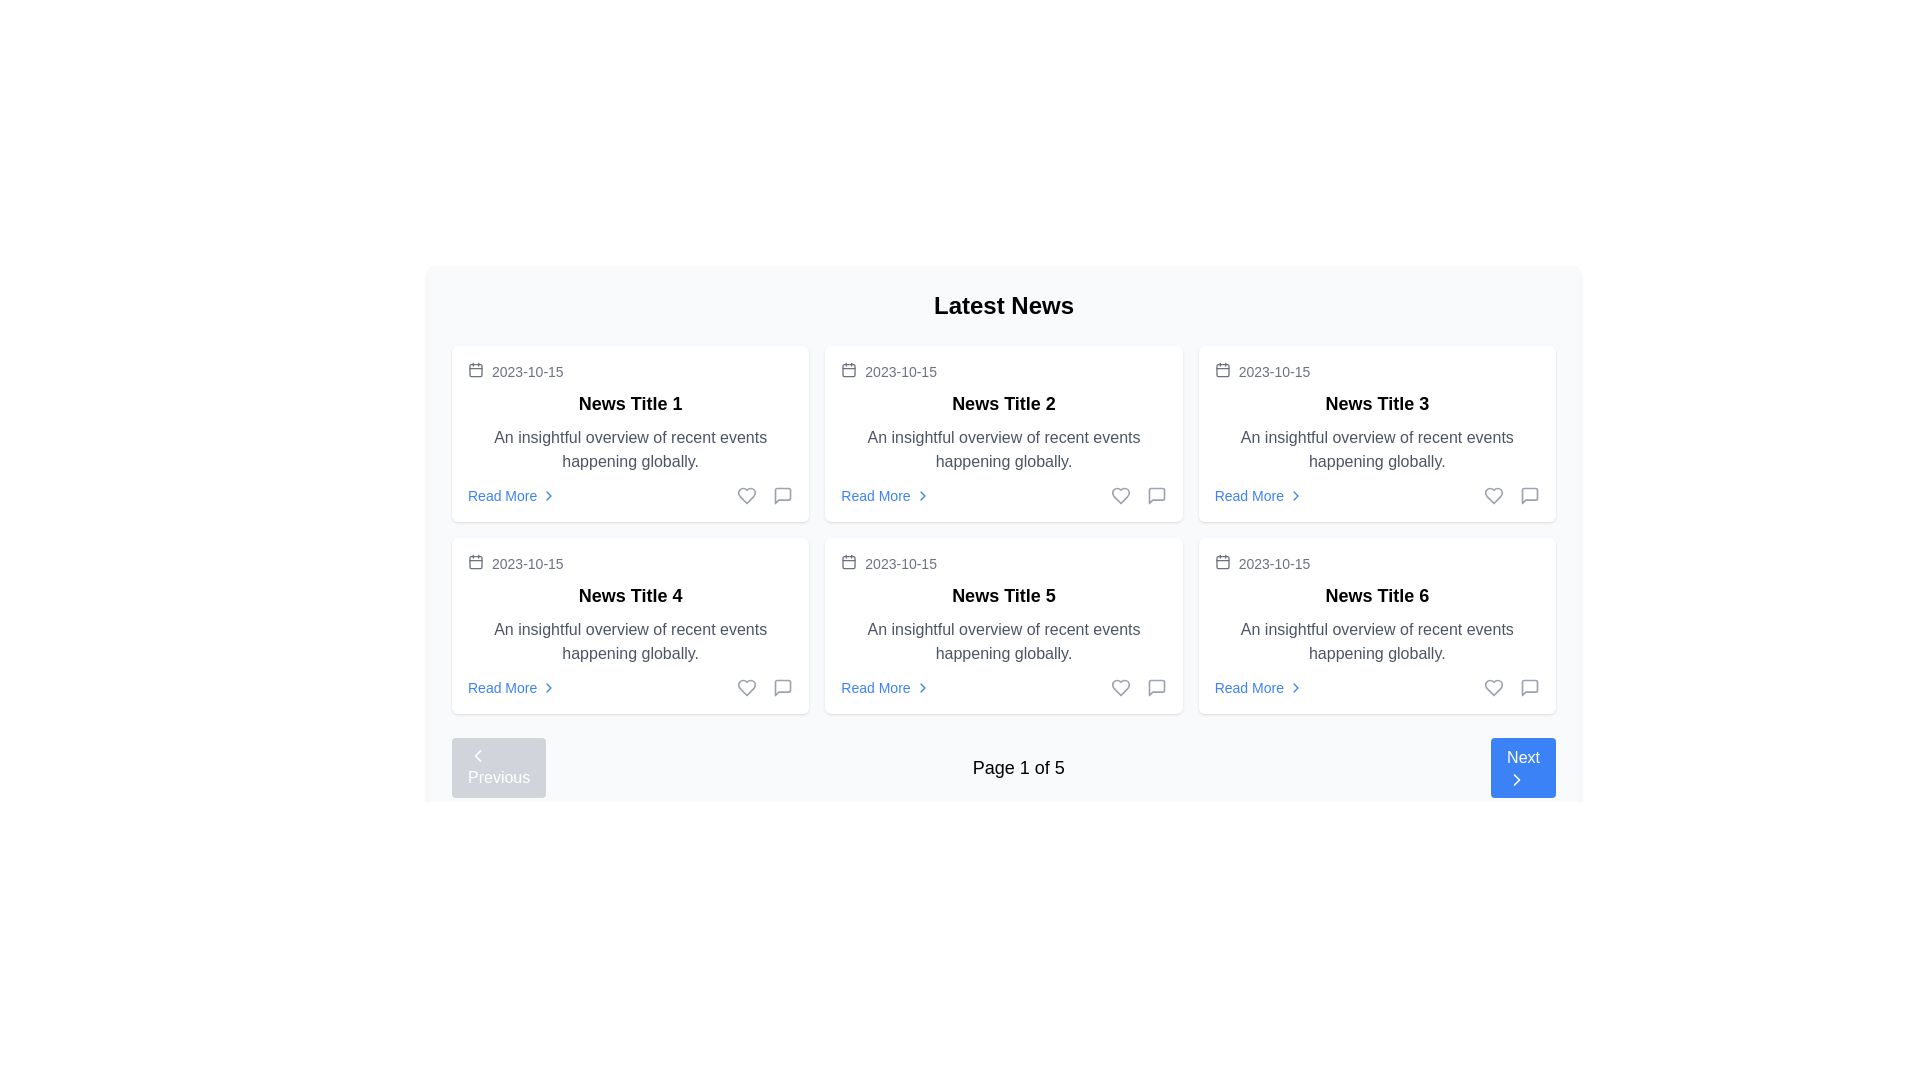  What do you see at coordinates (781, 495) in the screenshot?
I see `the comment interaction icon located in the bottom-right corner of the news card labeled 'News Title 2' to initiate a comment-related action` at bounding box center [781, 495].